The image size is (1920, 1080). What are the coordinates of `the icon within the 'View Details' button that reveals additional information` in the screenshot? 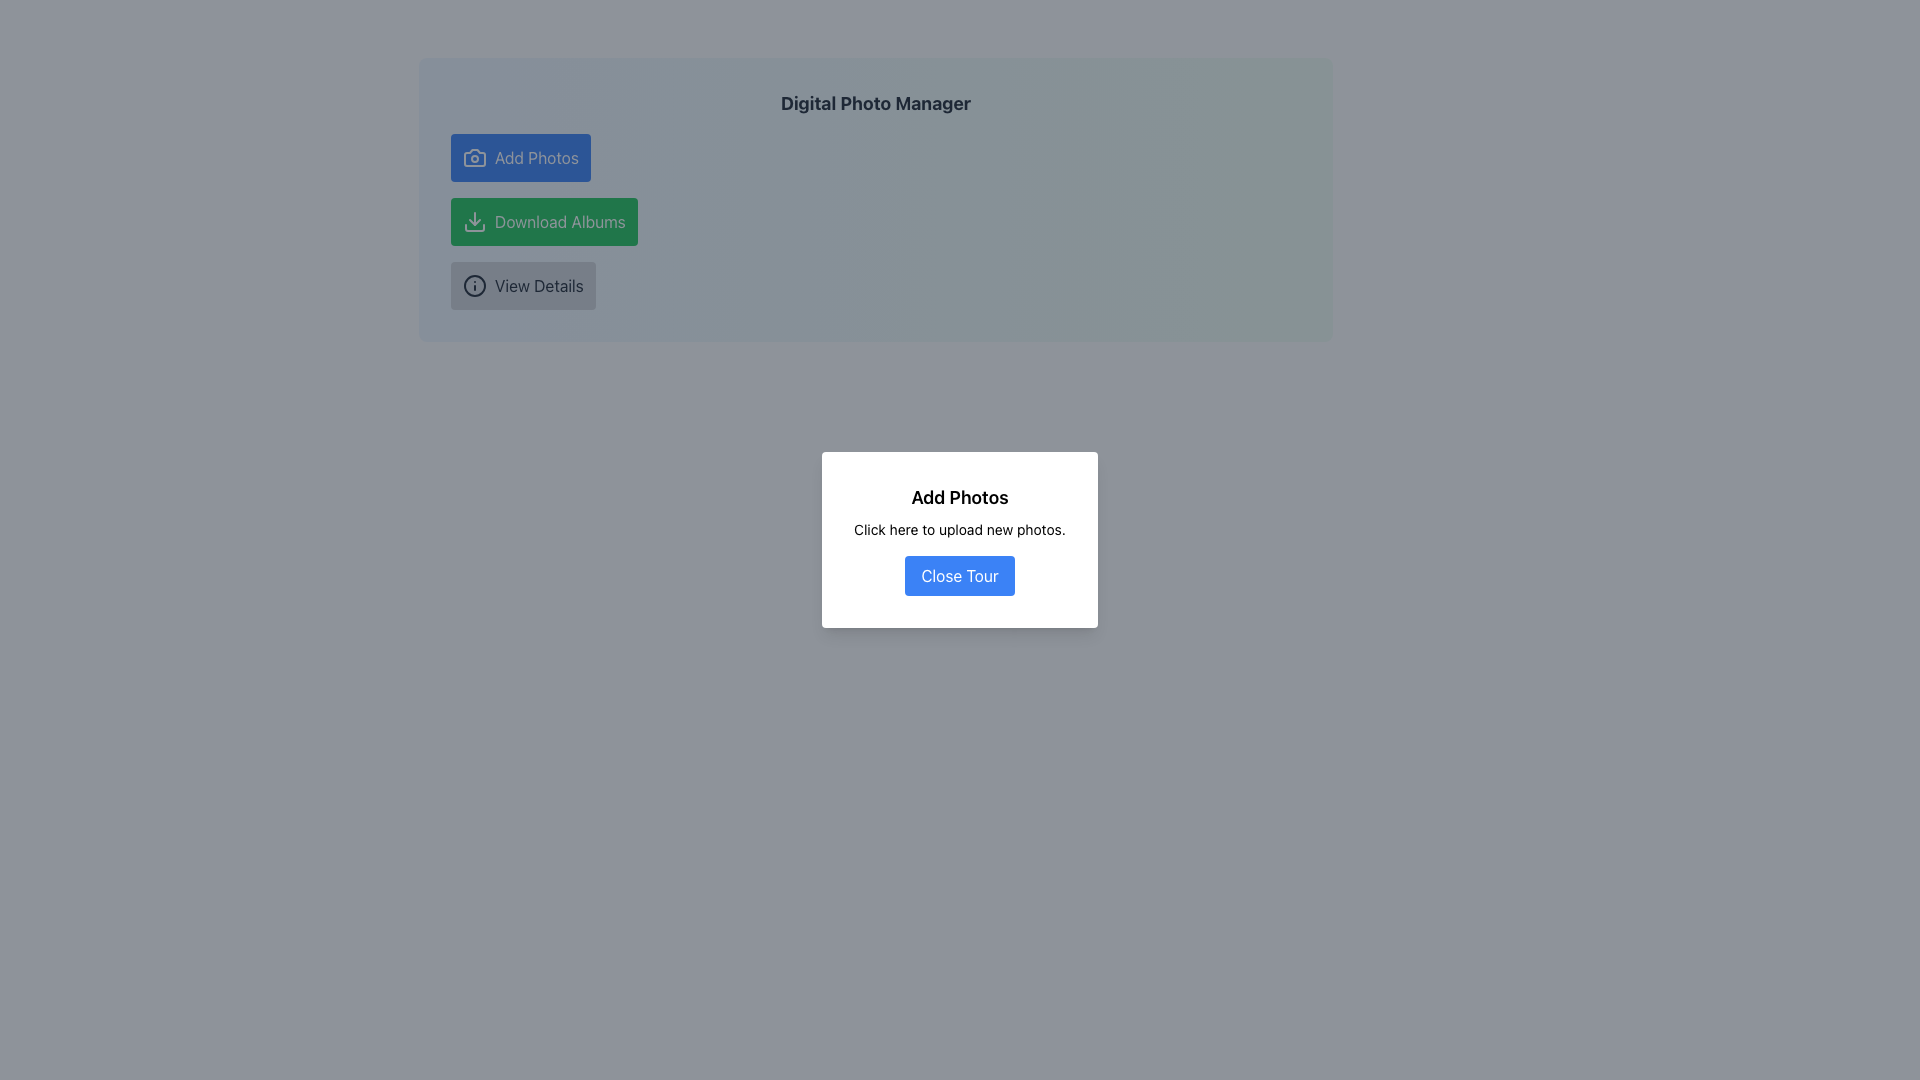 It's located at (474, 285).